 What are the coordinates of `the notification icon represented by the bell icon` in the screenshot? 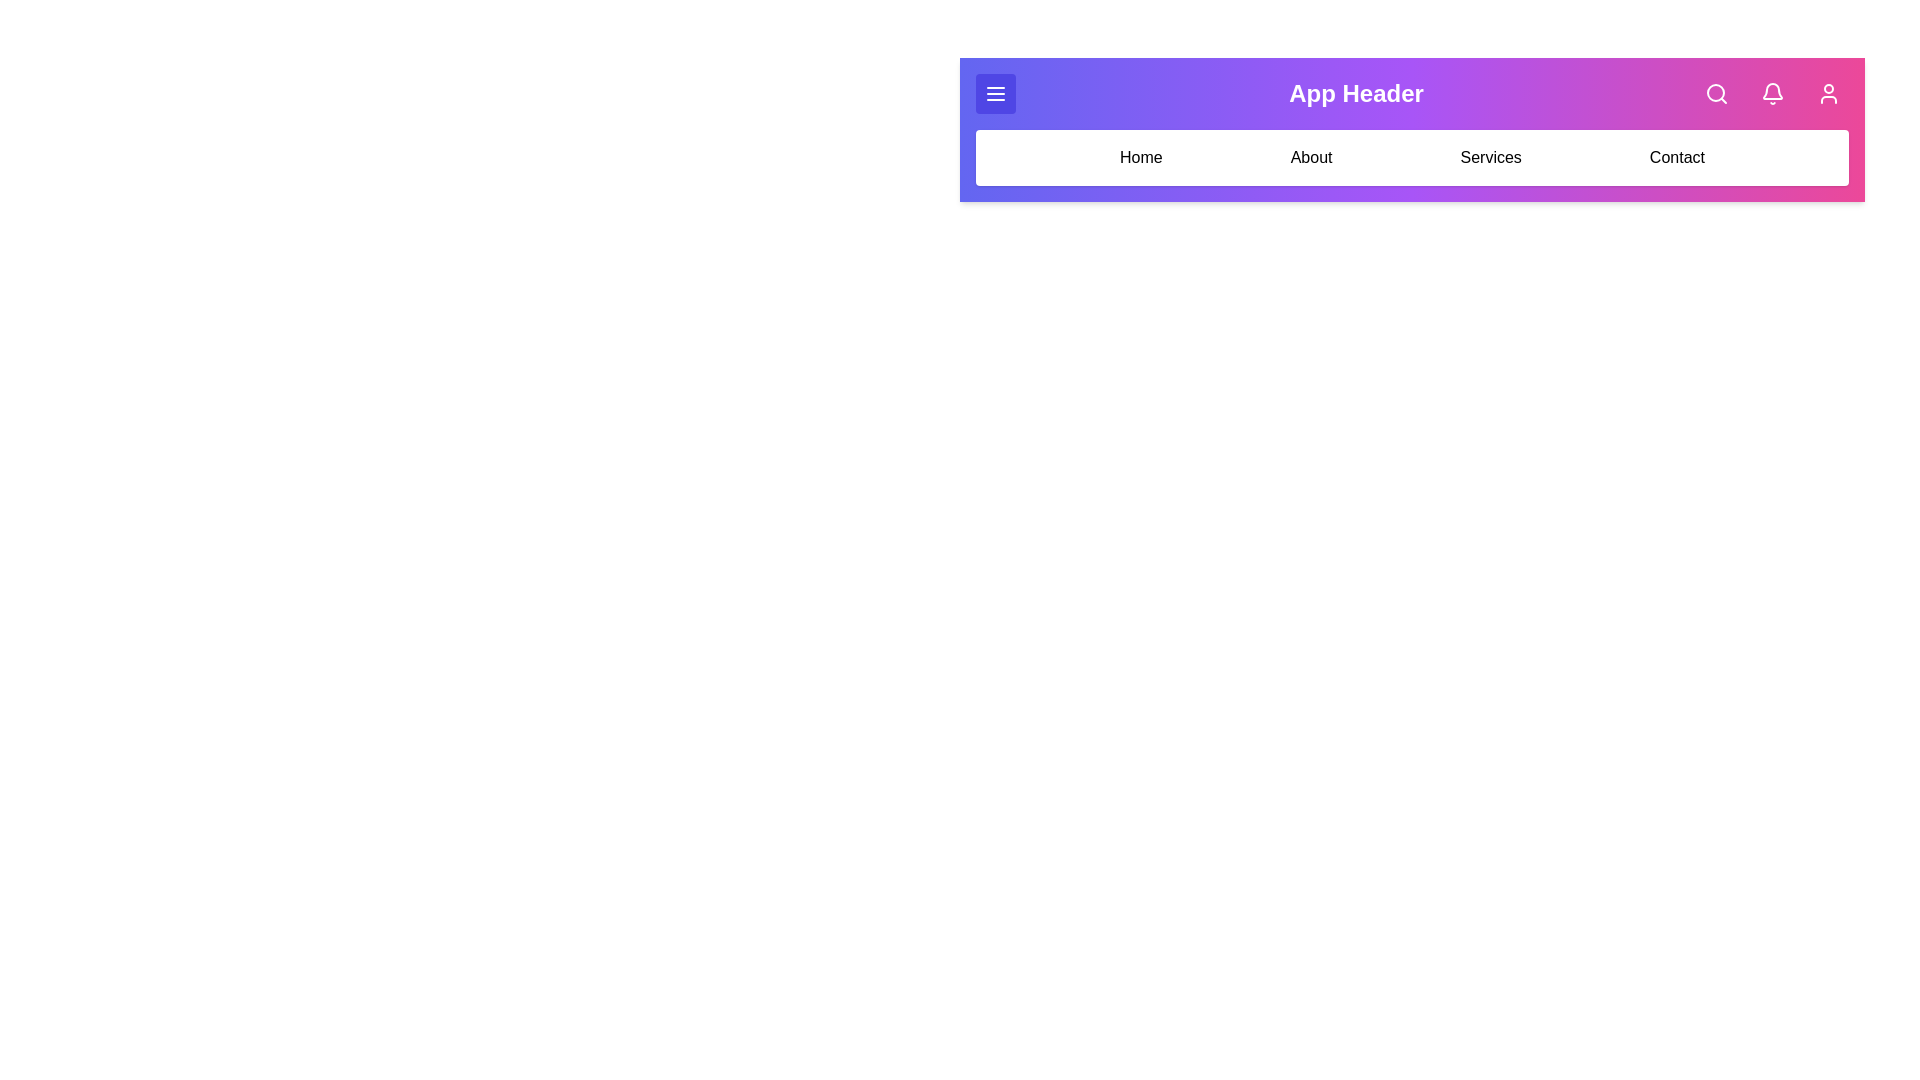 It's located at (1772, 93).